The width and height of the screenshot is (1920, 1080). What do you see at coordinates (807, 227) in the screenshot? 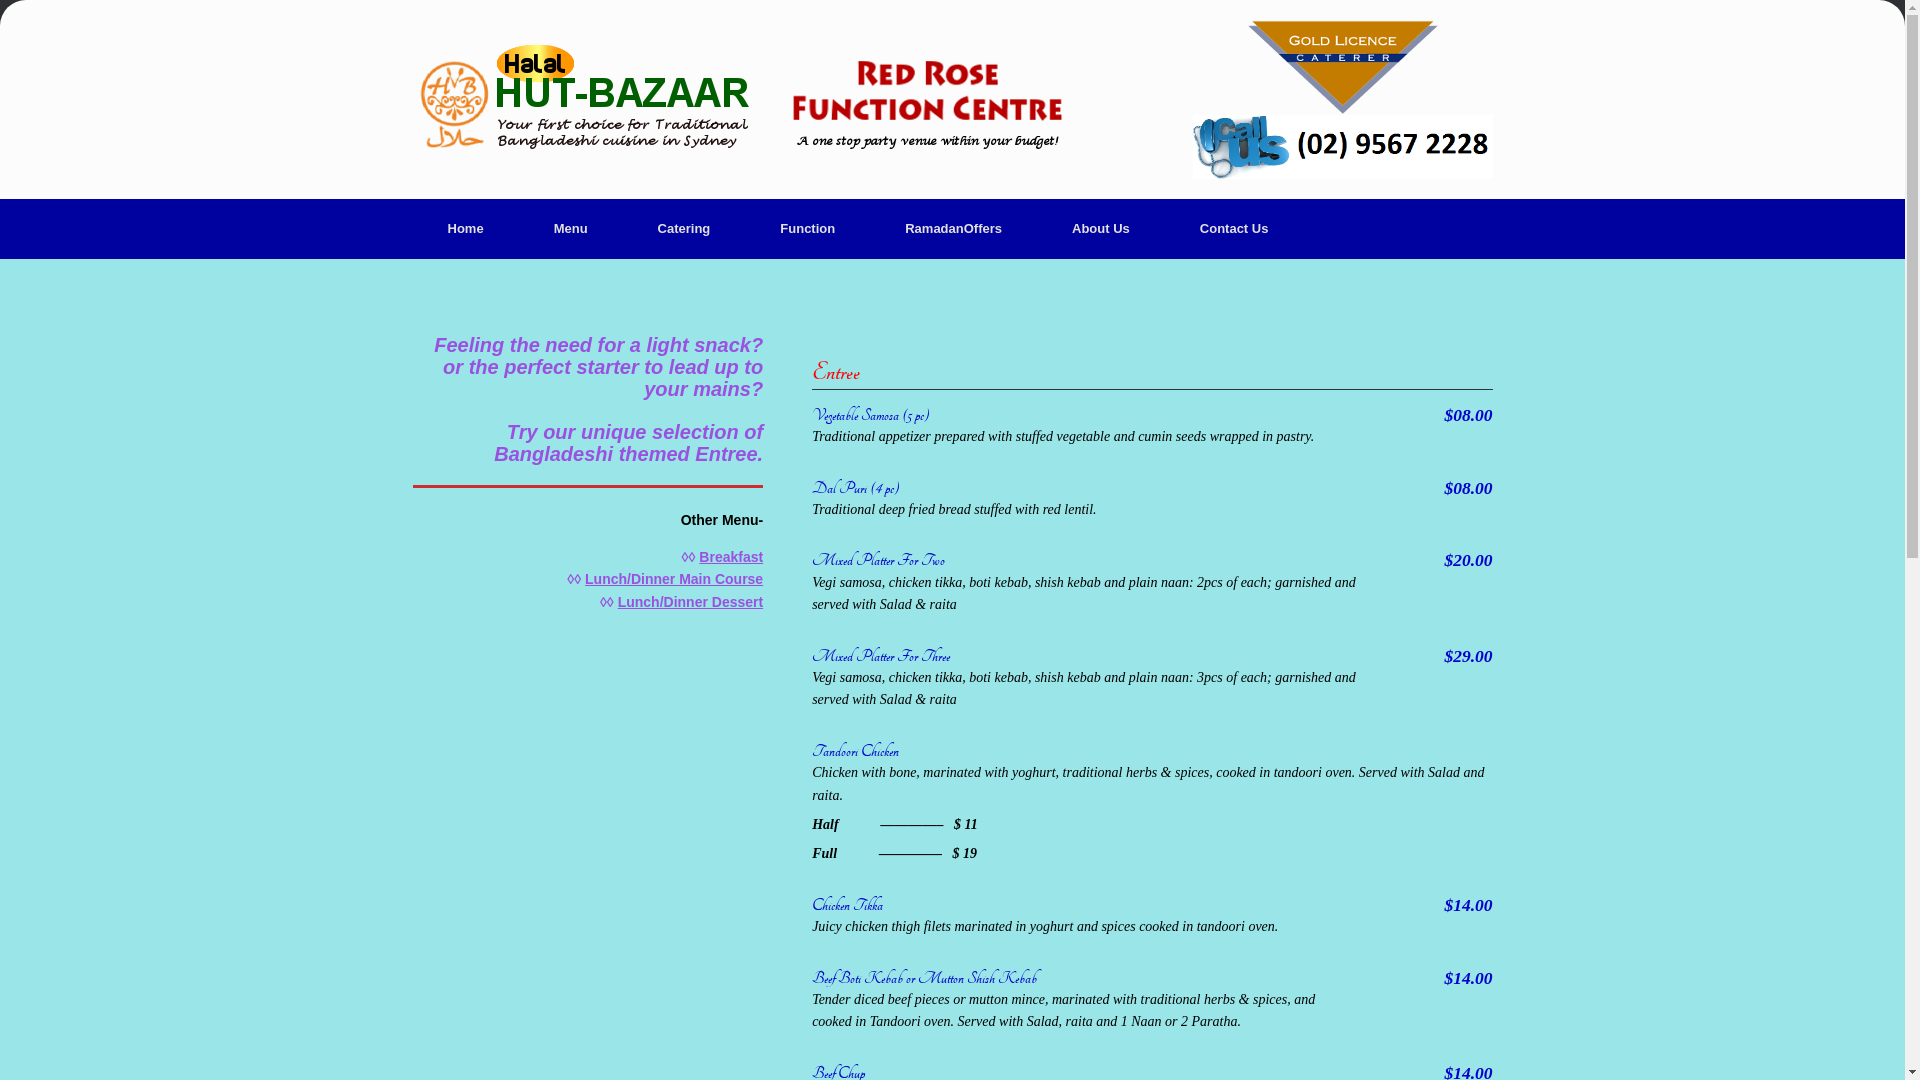
I see `'Function'` at bounding box center [807, 227].